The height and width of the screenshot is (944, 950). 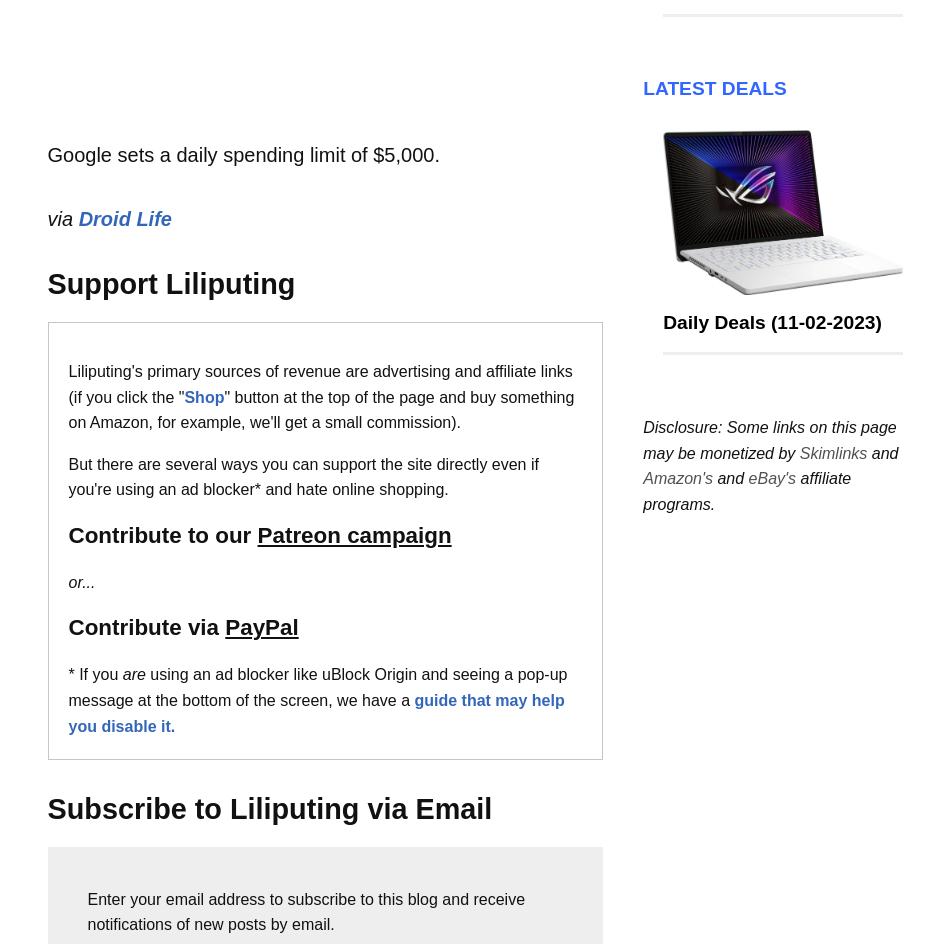 I want to click on 'But there are several ways you can support the site directly even if you're using an ad blocker* and hate online shopping.', so click(x=301, y=476).